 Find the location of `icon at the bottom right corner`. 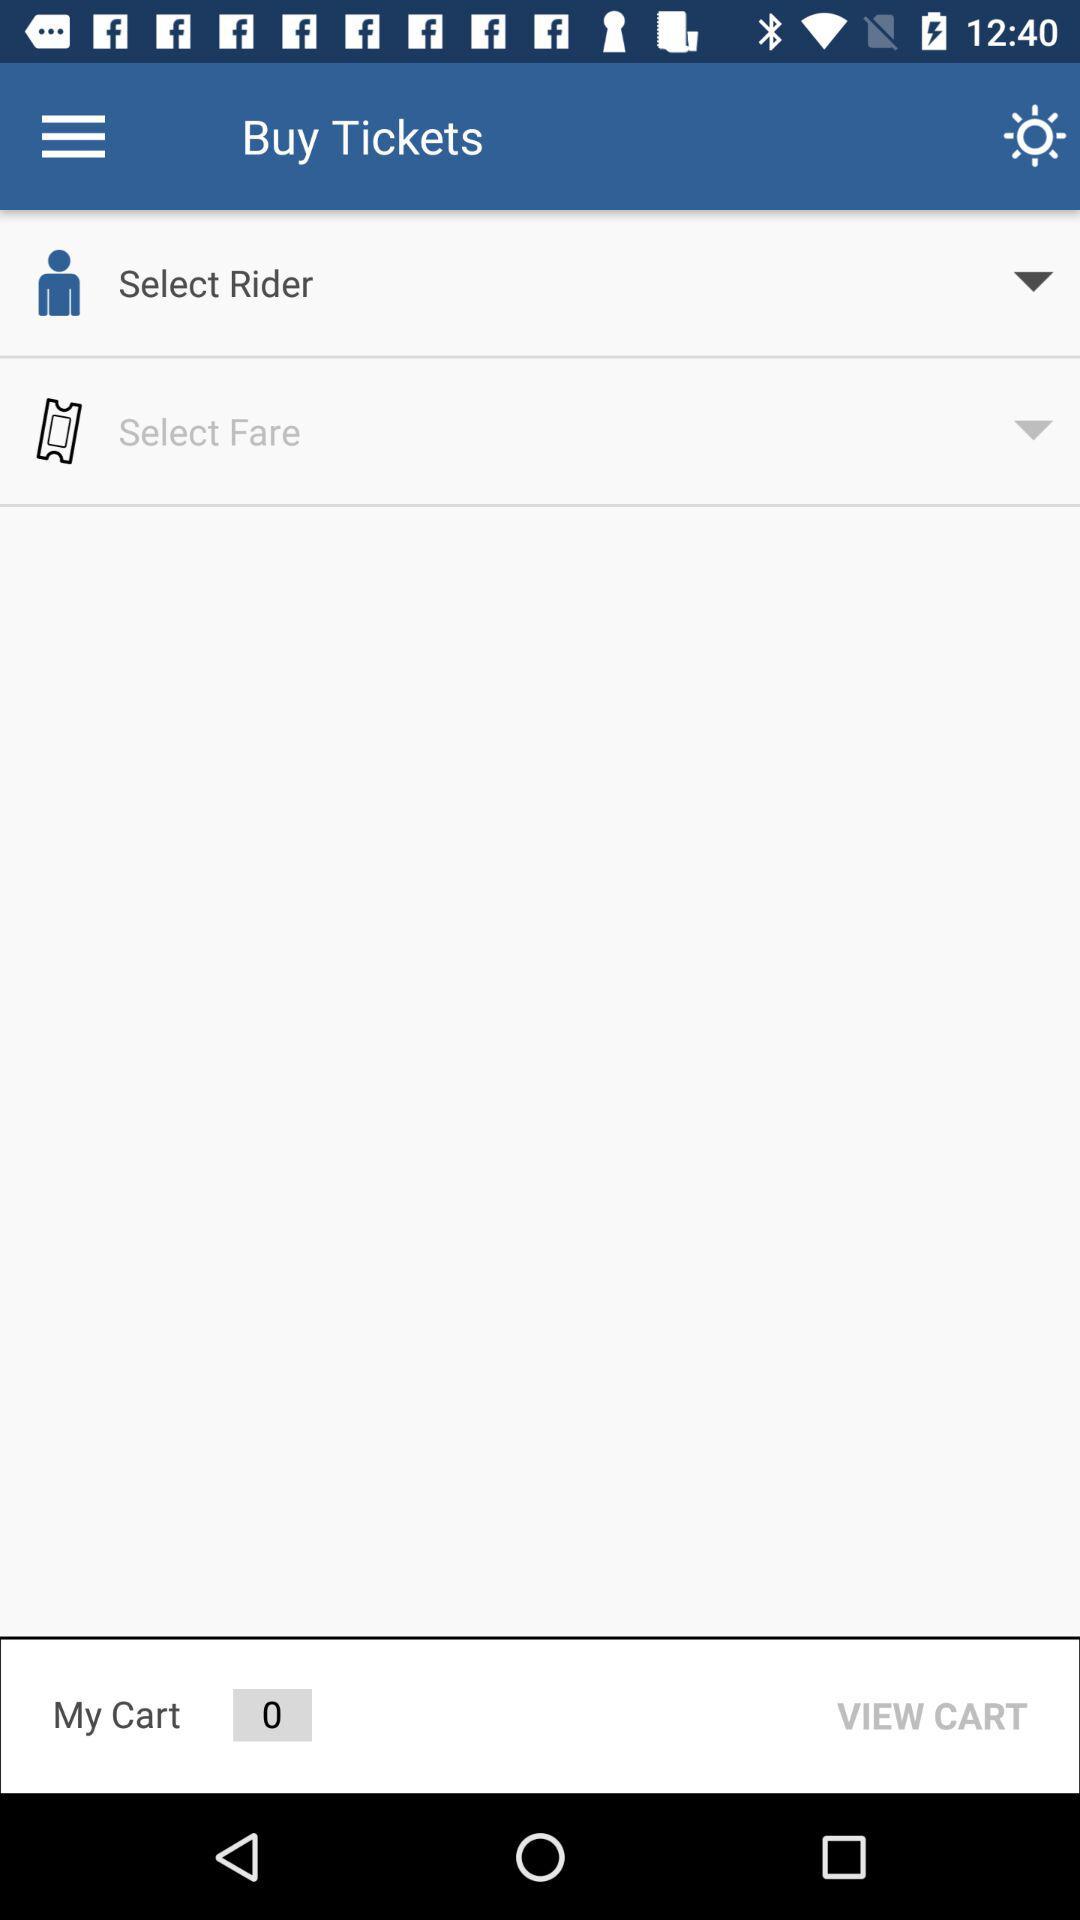

icon at the bottom right corner is located at coordinates (932, 1714).